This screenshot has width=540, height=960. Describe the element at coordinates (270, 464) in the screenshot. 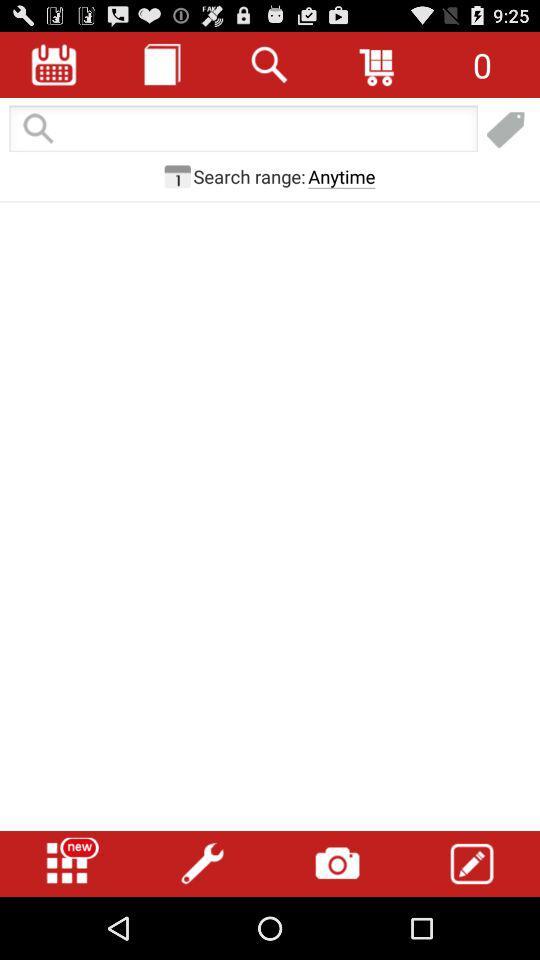

I see `item at the center` at that location.